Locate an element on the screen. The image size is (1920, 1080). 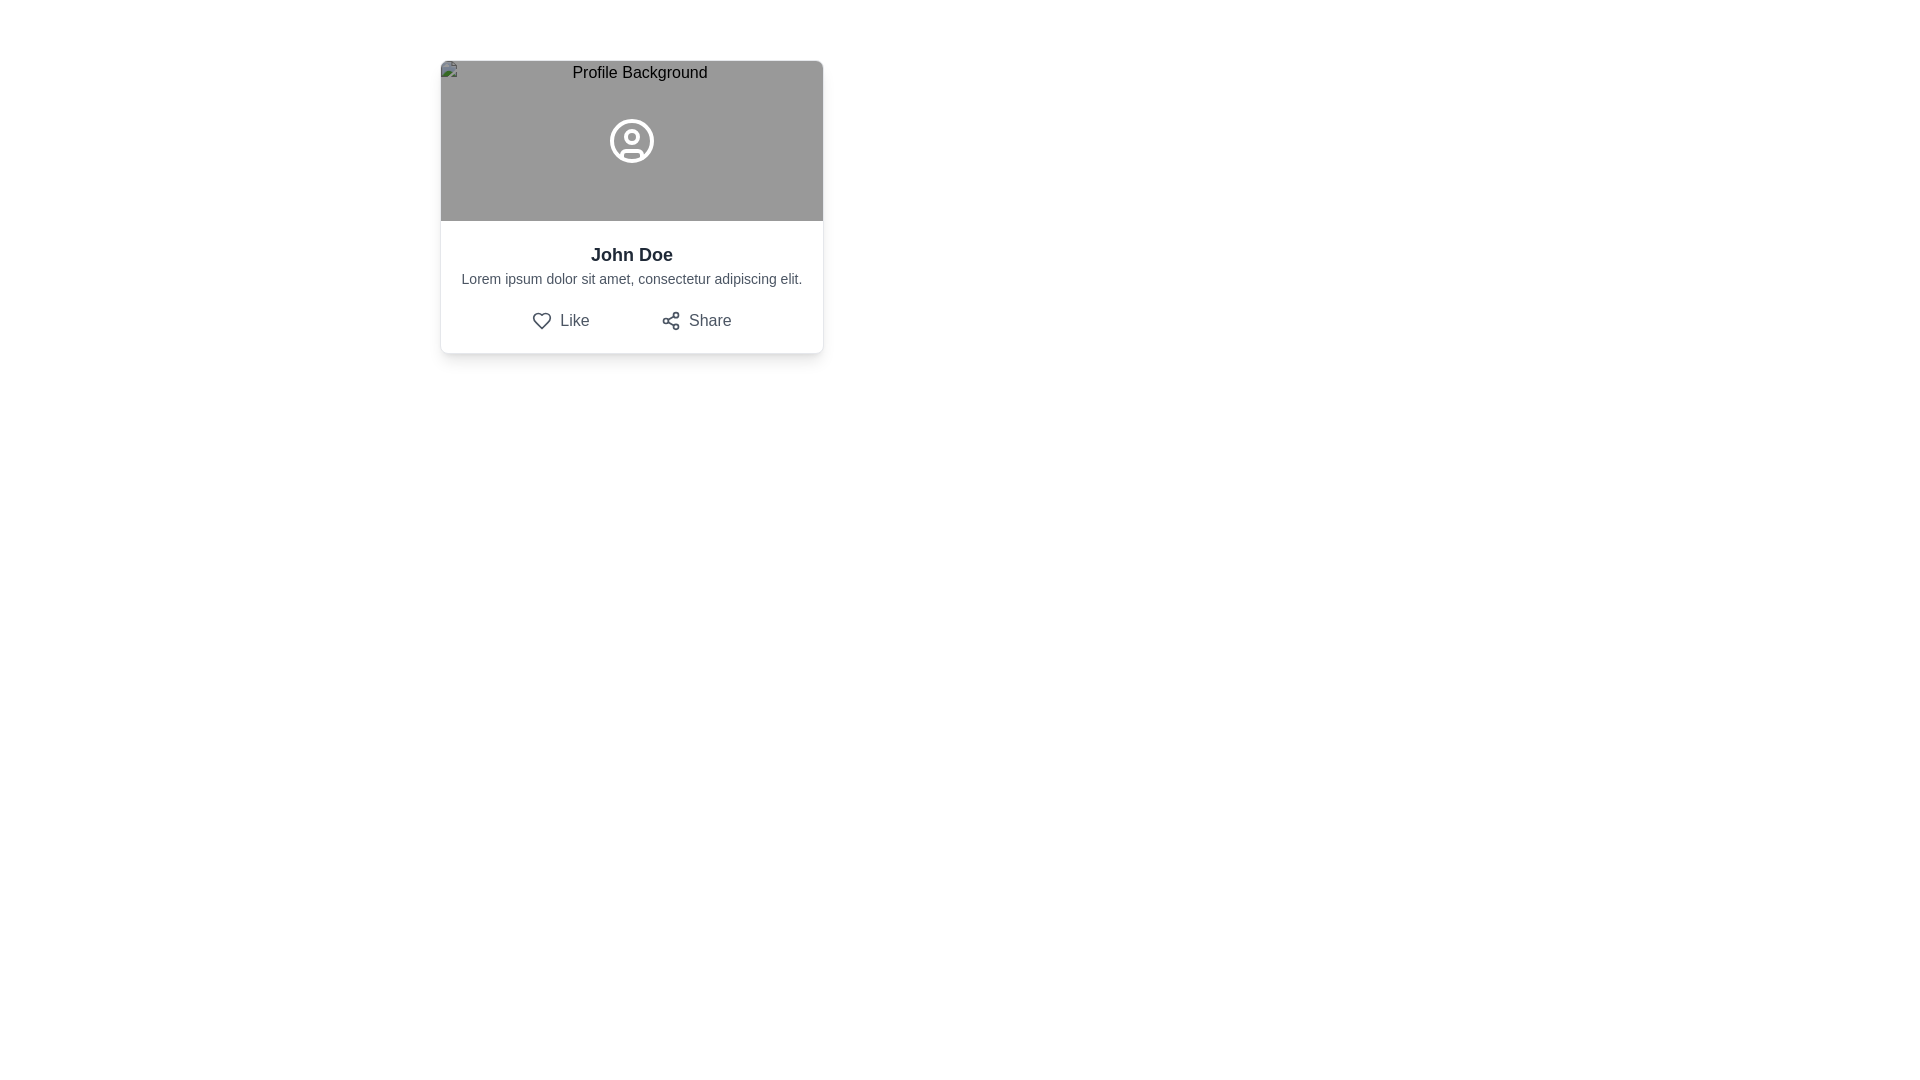
the 'Share' button, which is the second button in a horizontal set of buttons at the bottom of a card component is located at coordinates (696, 319).